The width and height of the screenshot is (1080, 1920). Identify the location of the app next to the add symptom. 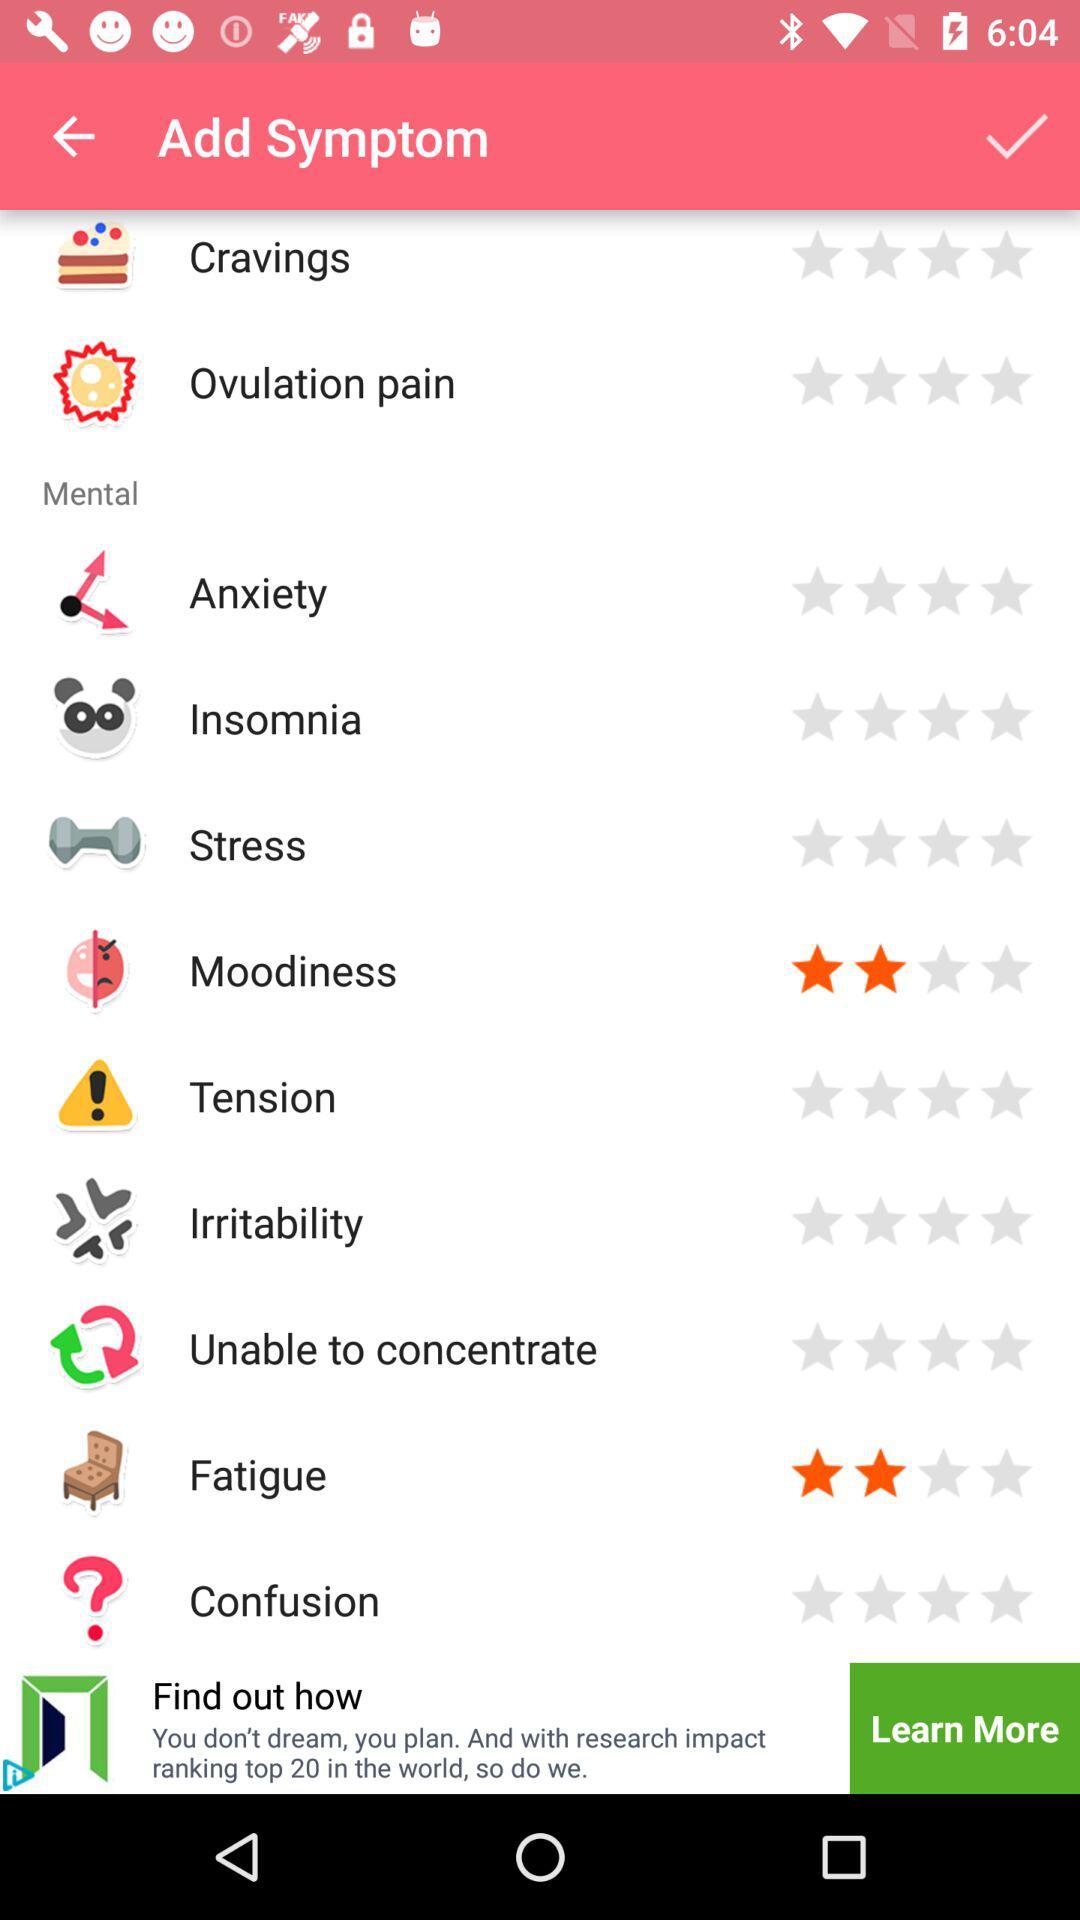
(1017, 135).